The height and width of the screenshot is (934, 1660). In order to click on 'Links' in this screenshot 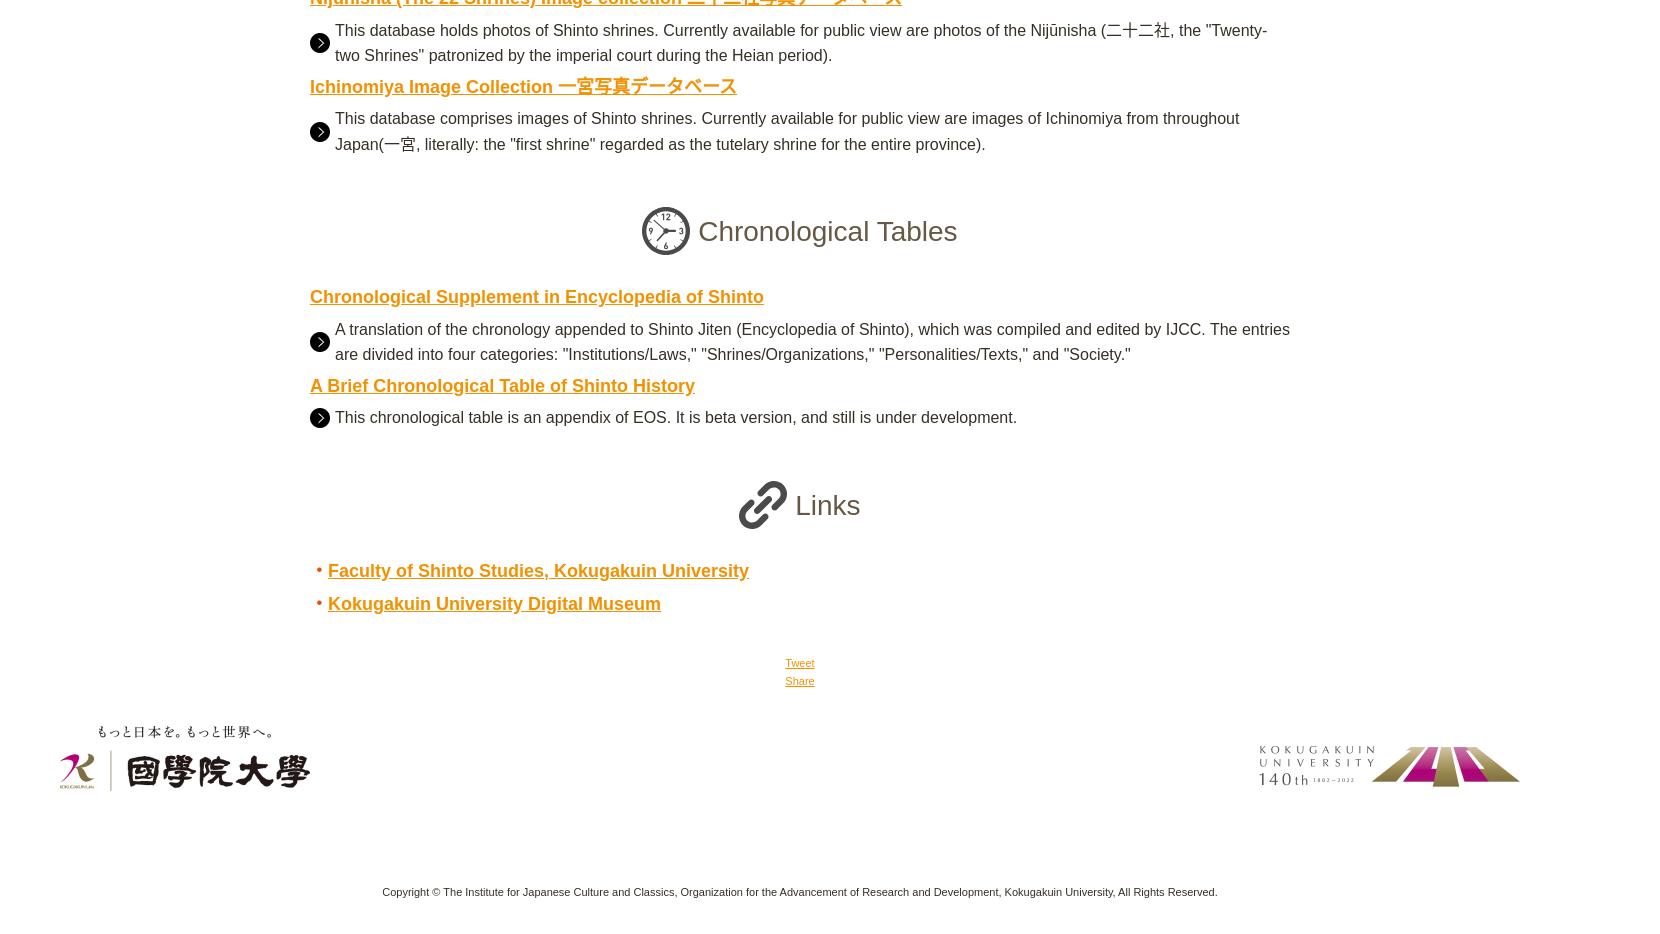, I will do `click(787, 503)`.